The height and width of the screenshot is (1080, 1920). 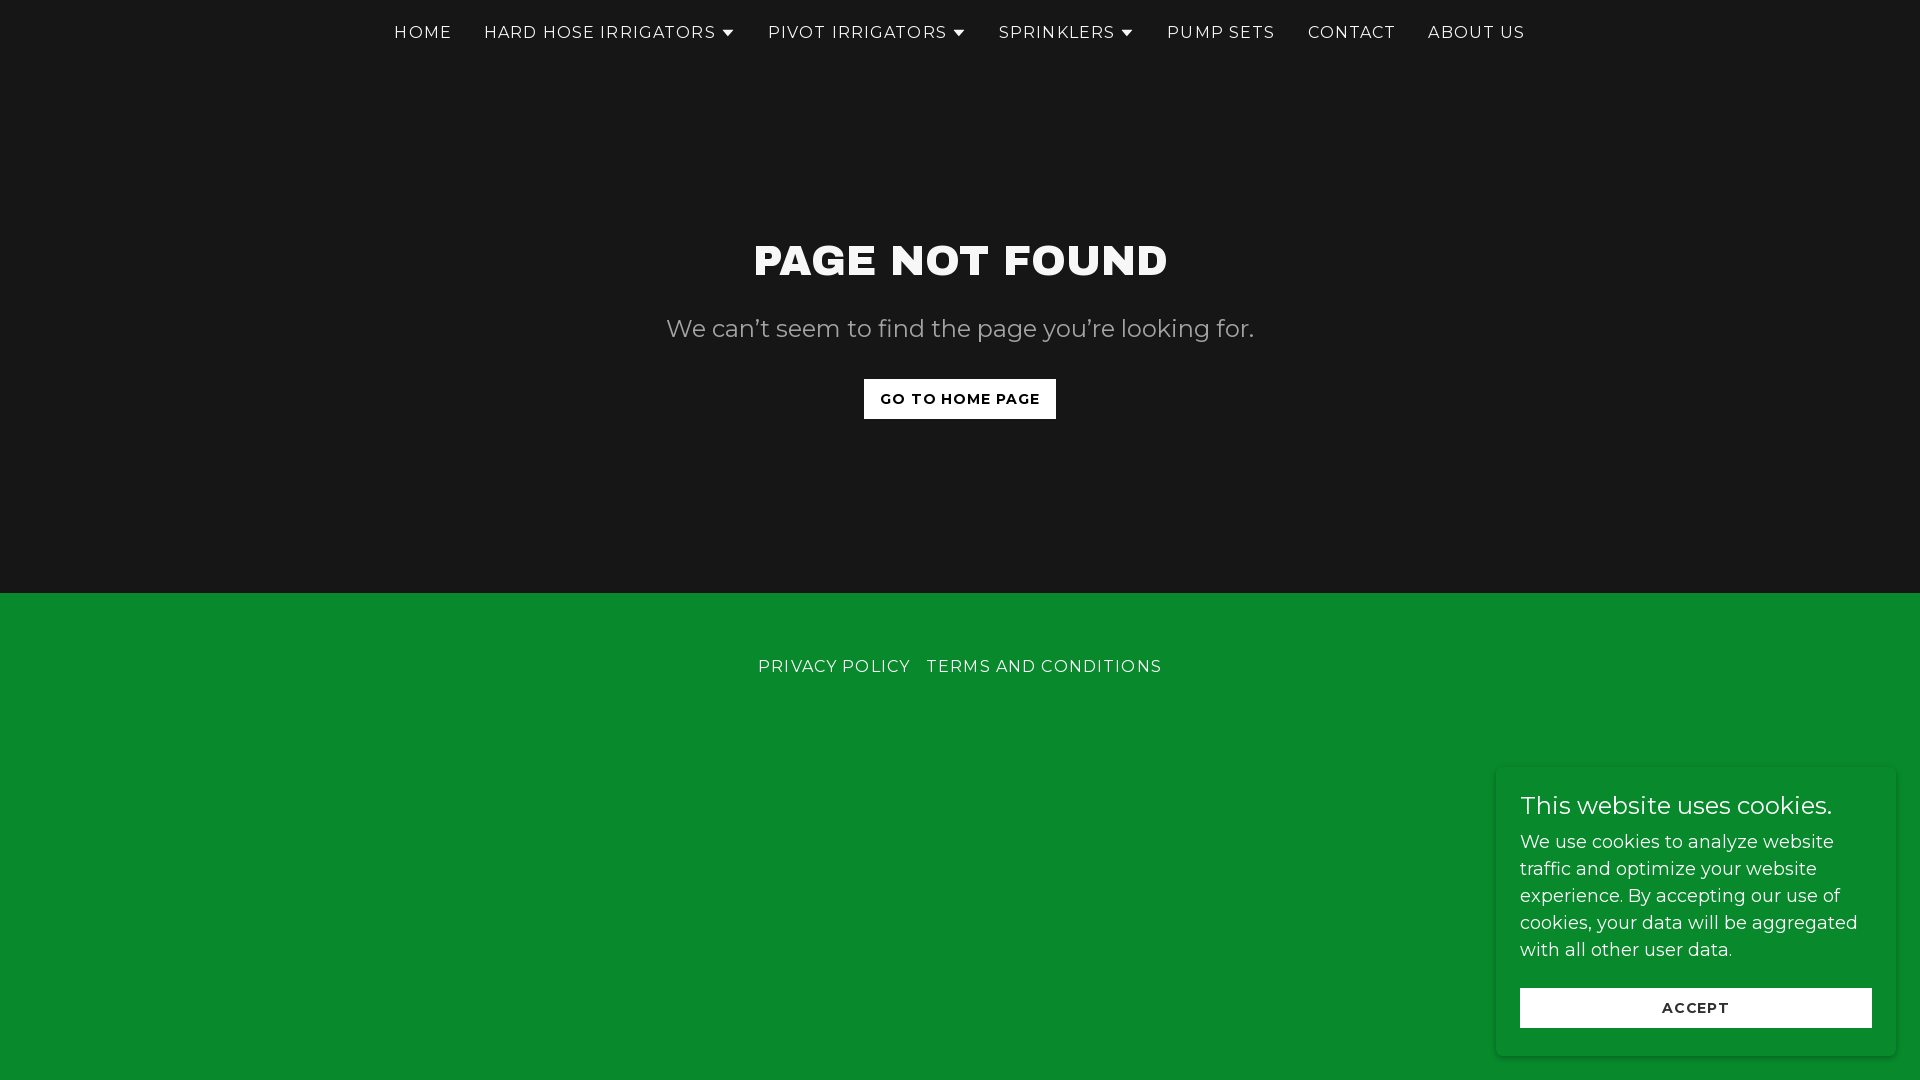 What do you see at coordinates (1219, 33) in the screenshot?
I see `'PUMP SETS'` at bounding box center [1219, 33].